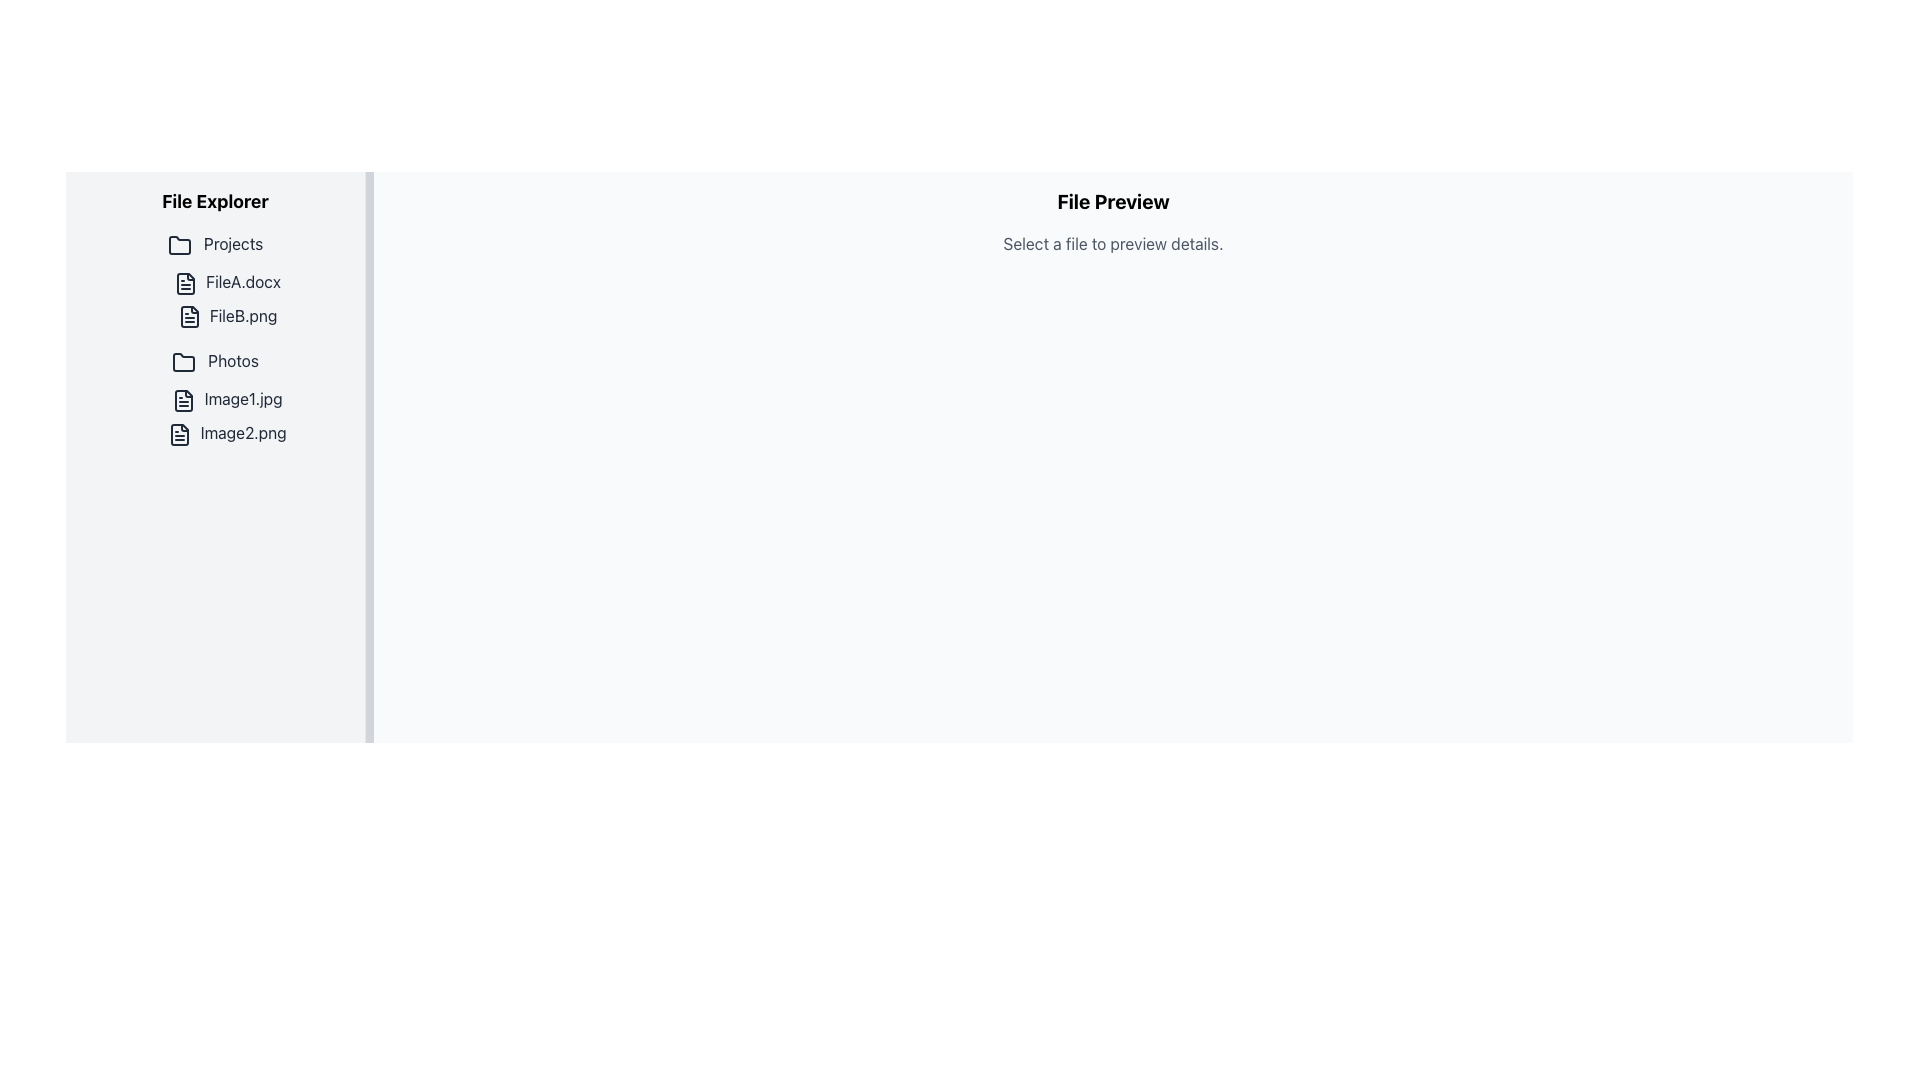 The height and width of the screenshot is (1080, 1920). Describe the element at coordinates (1112, 242) in the screenshot. I see `the text element displaying 'Select a file` at that location.